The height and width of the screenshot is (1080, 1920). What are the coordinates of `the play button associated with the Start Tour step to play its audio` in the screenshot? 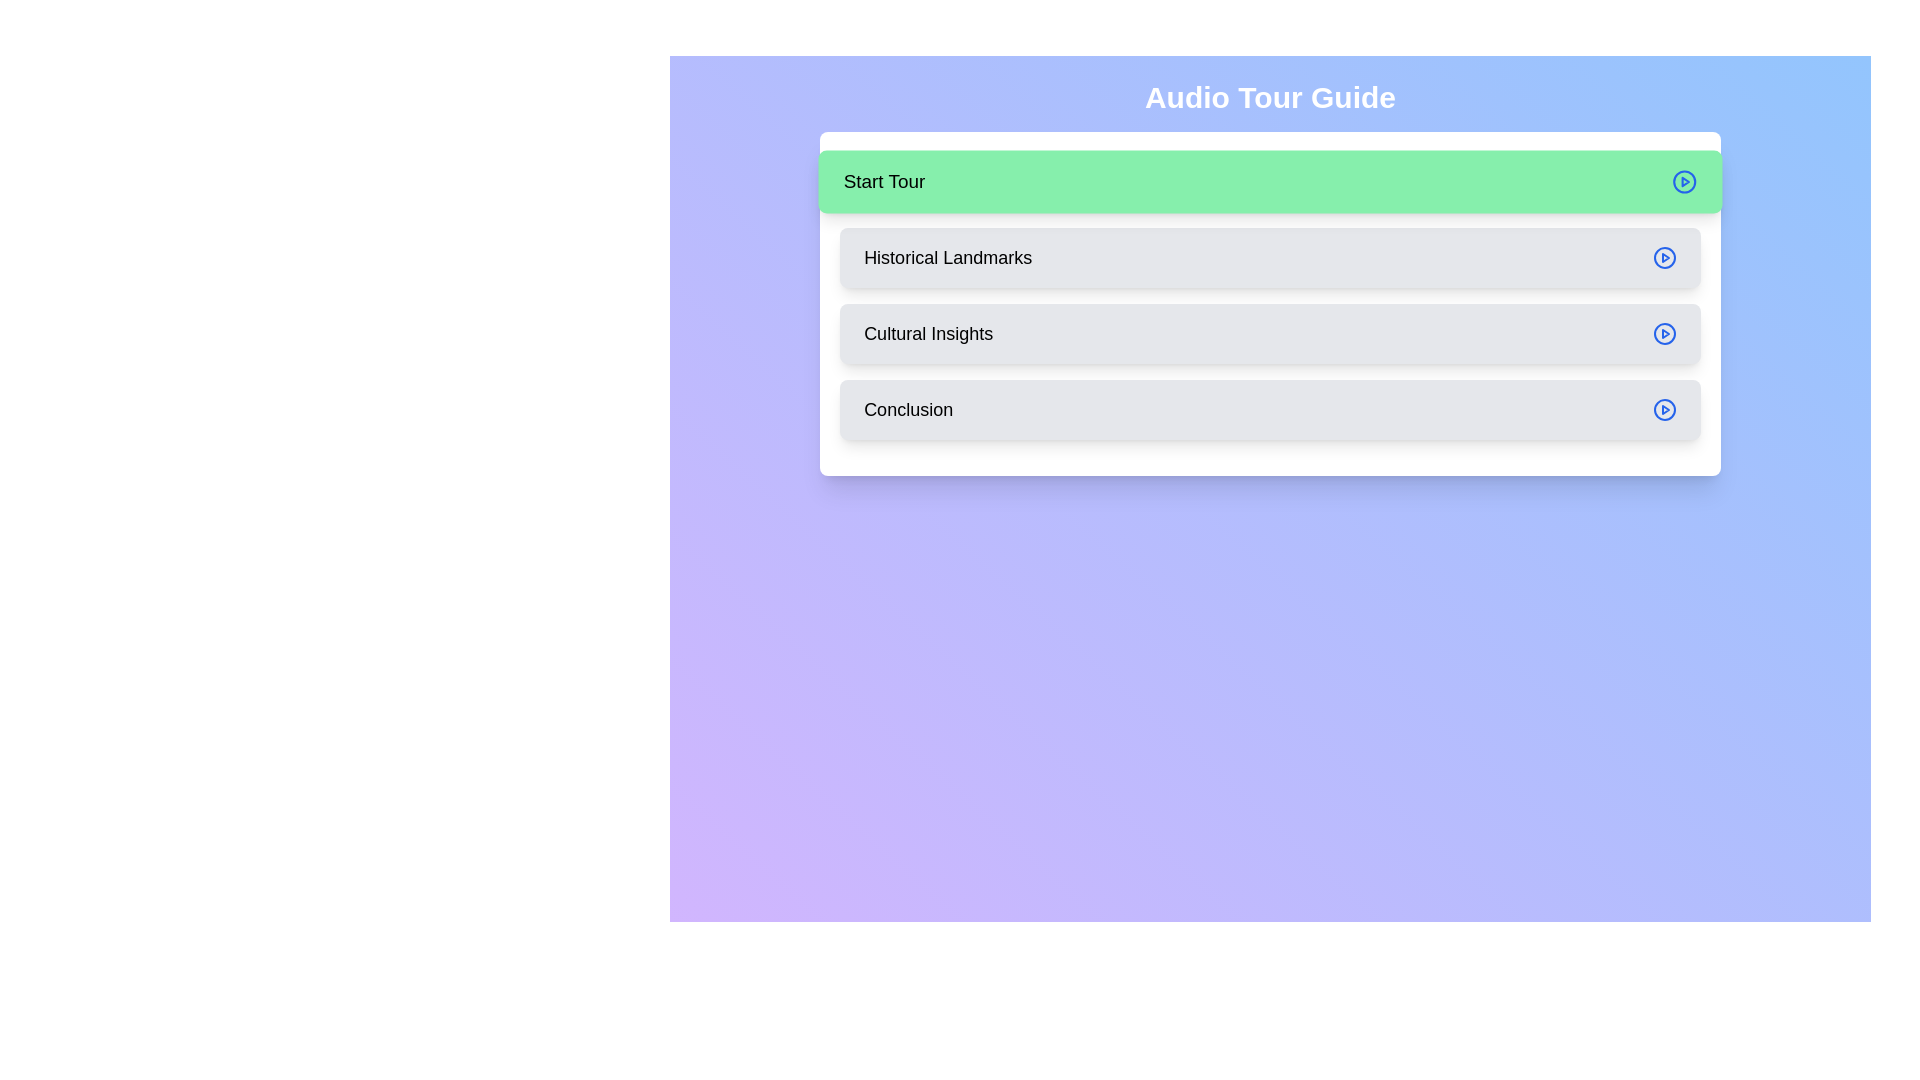 It's located at (1683, 181).